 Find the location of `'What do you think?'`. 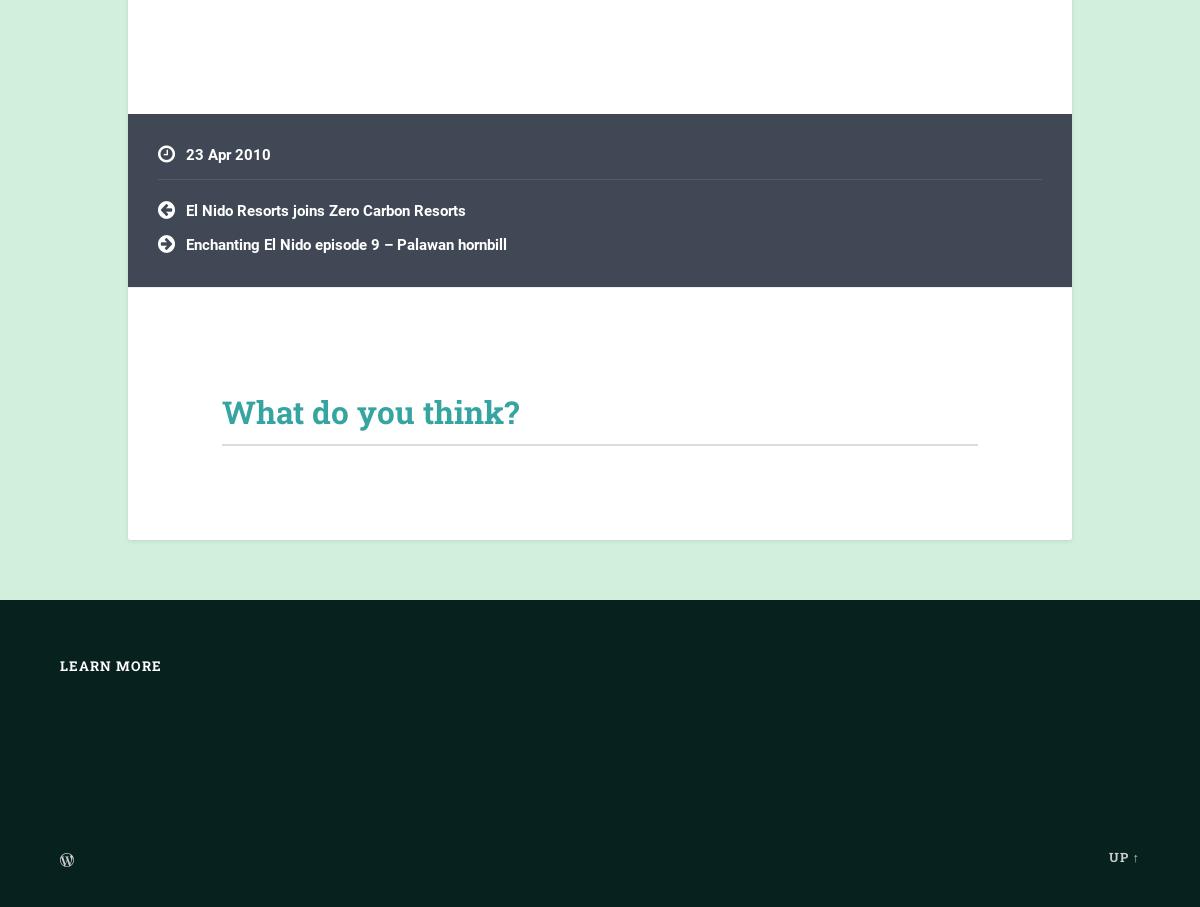

'What do you think?' is located at coordinates (370, 411).